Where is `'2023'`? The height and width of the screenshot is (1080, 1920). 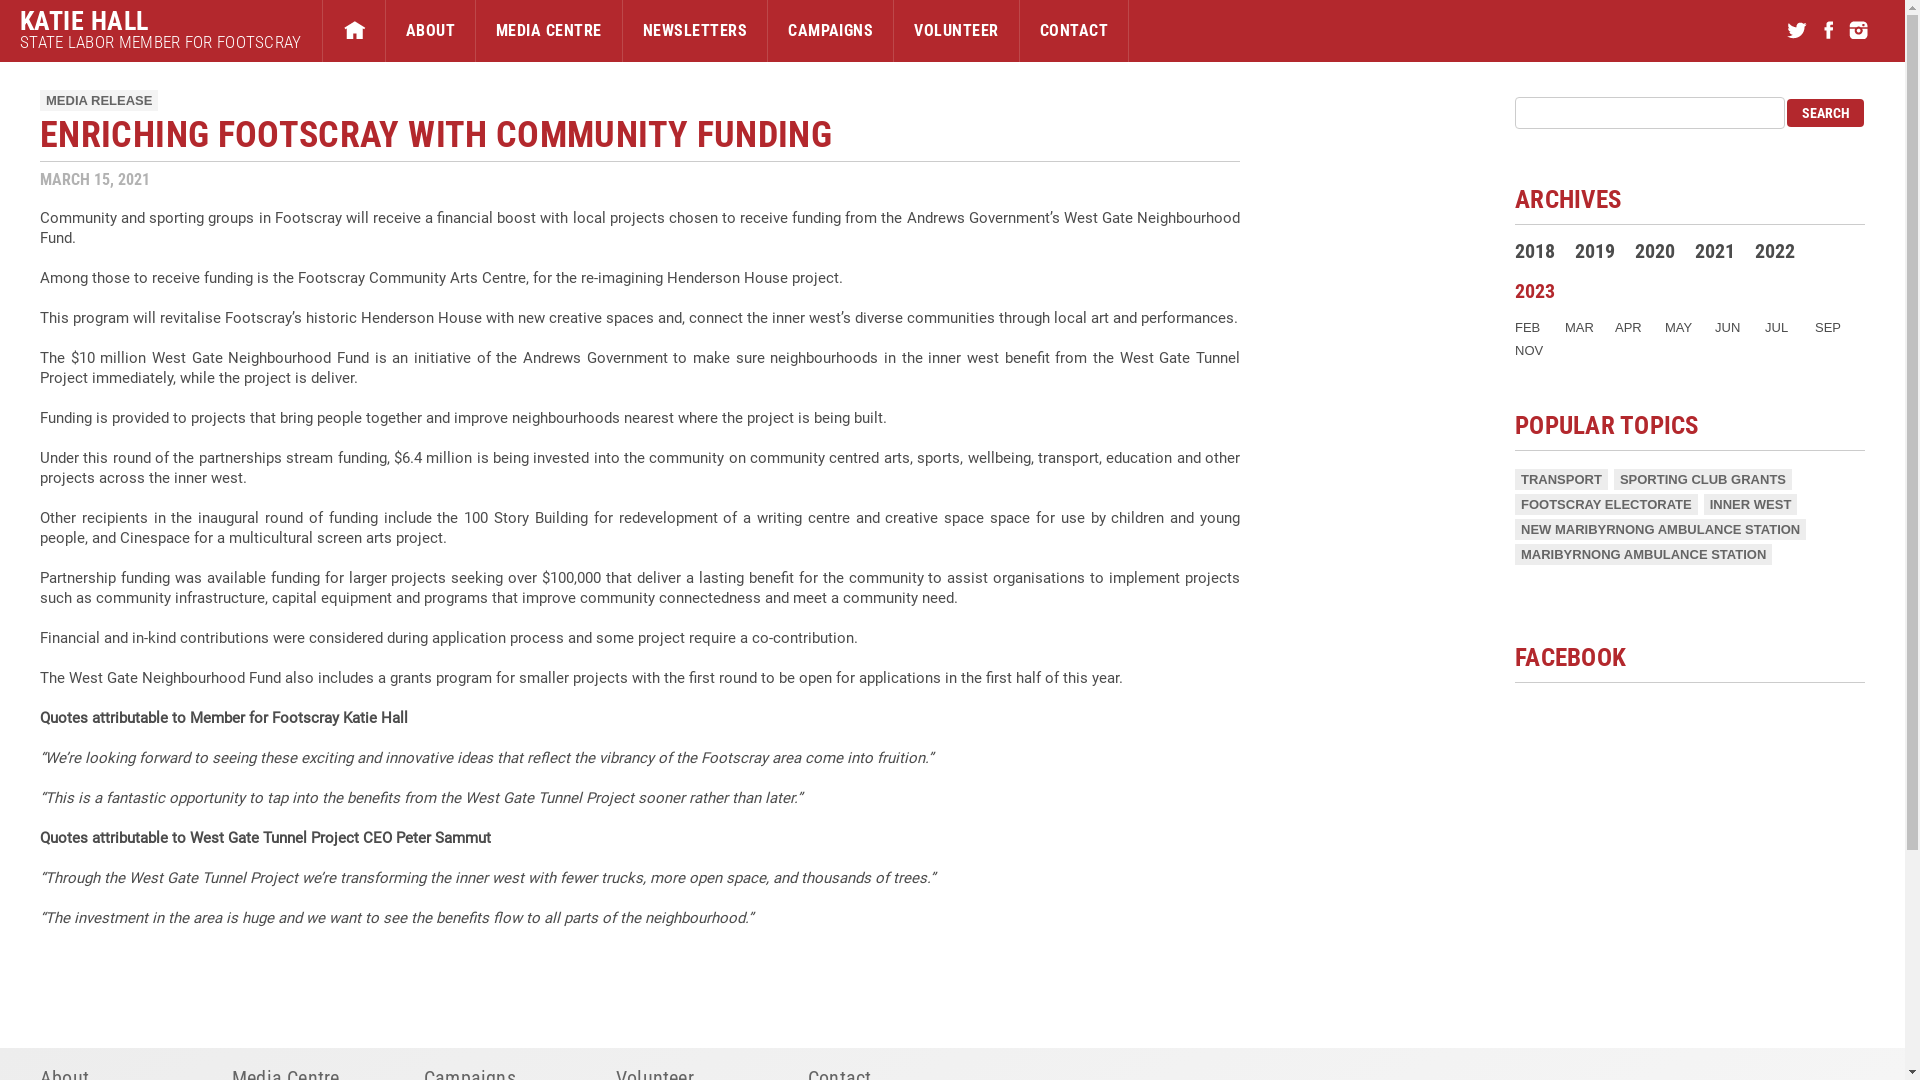
'2023' is located at coordinates (1534, 290).